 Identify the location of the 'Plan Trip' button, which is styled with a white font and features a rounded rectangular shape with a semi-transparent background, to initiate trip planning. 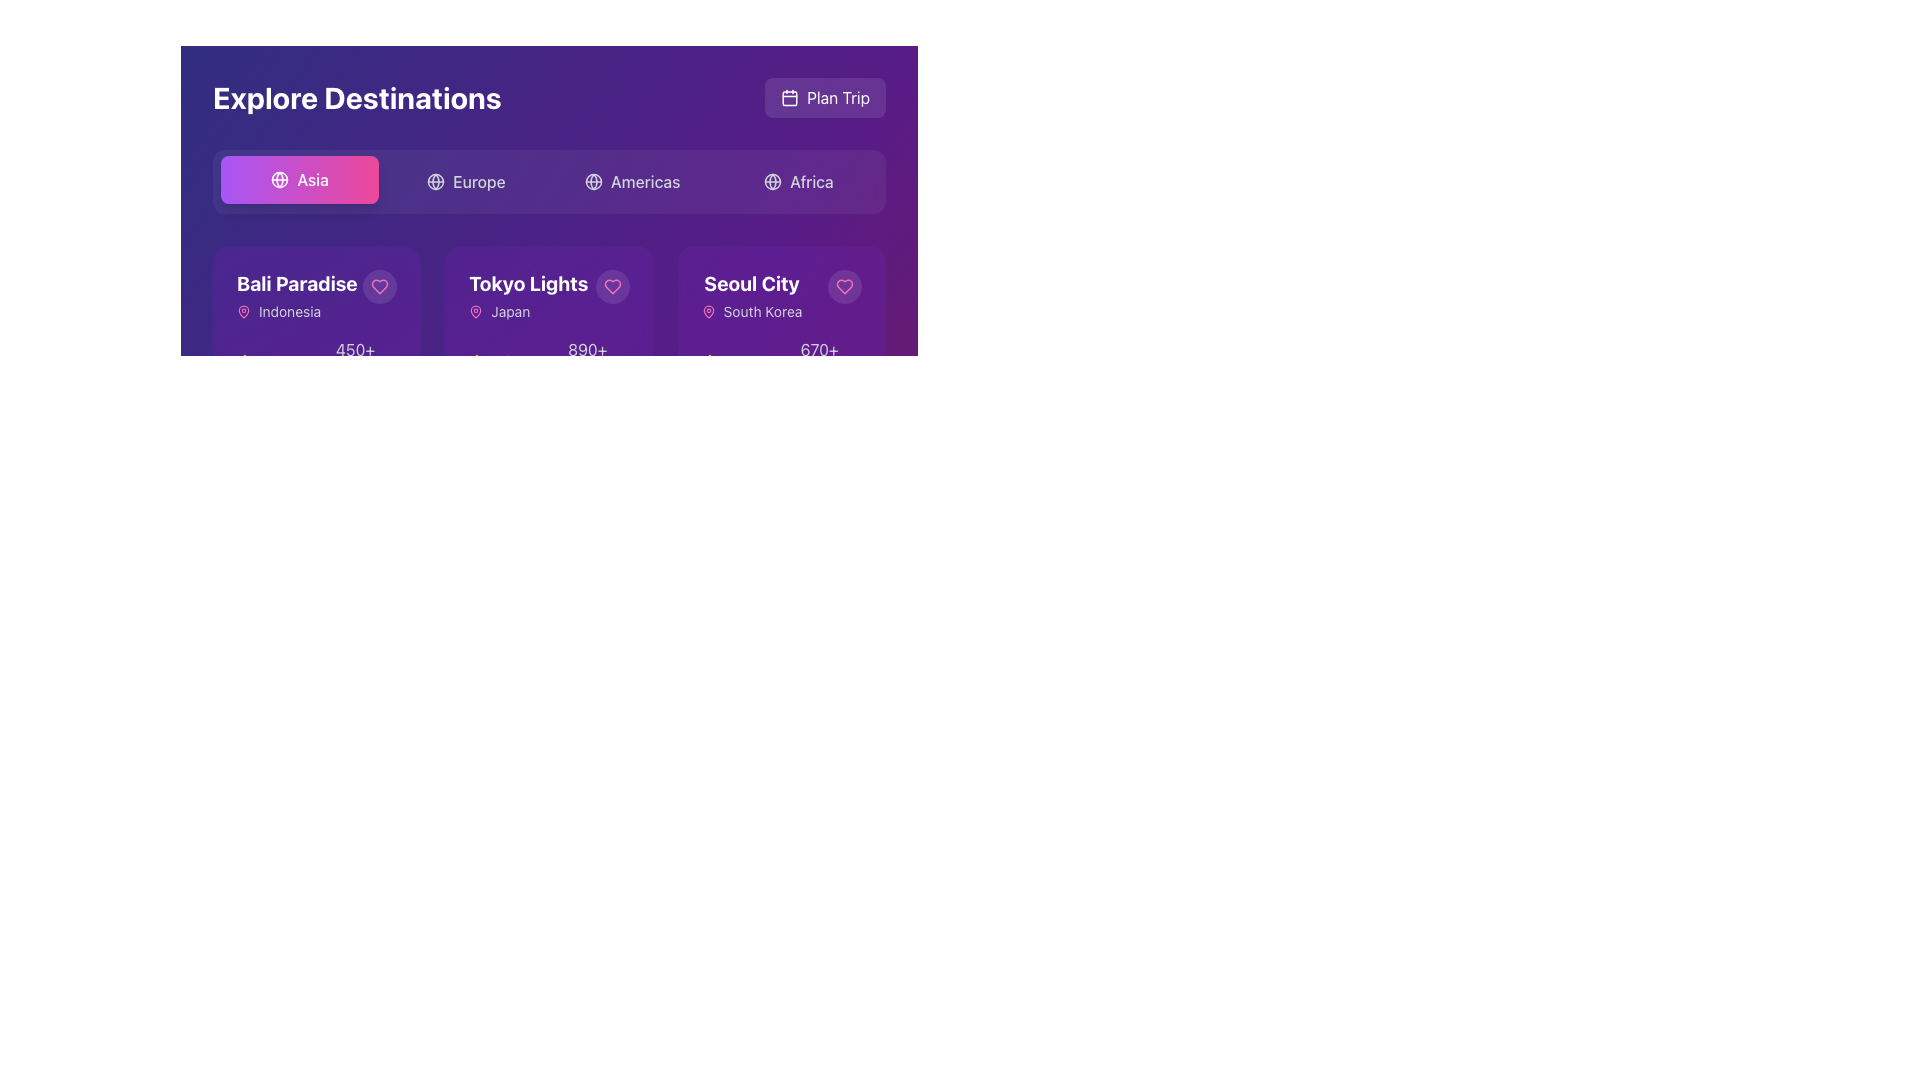
(838, 97).